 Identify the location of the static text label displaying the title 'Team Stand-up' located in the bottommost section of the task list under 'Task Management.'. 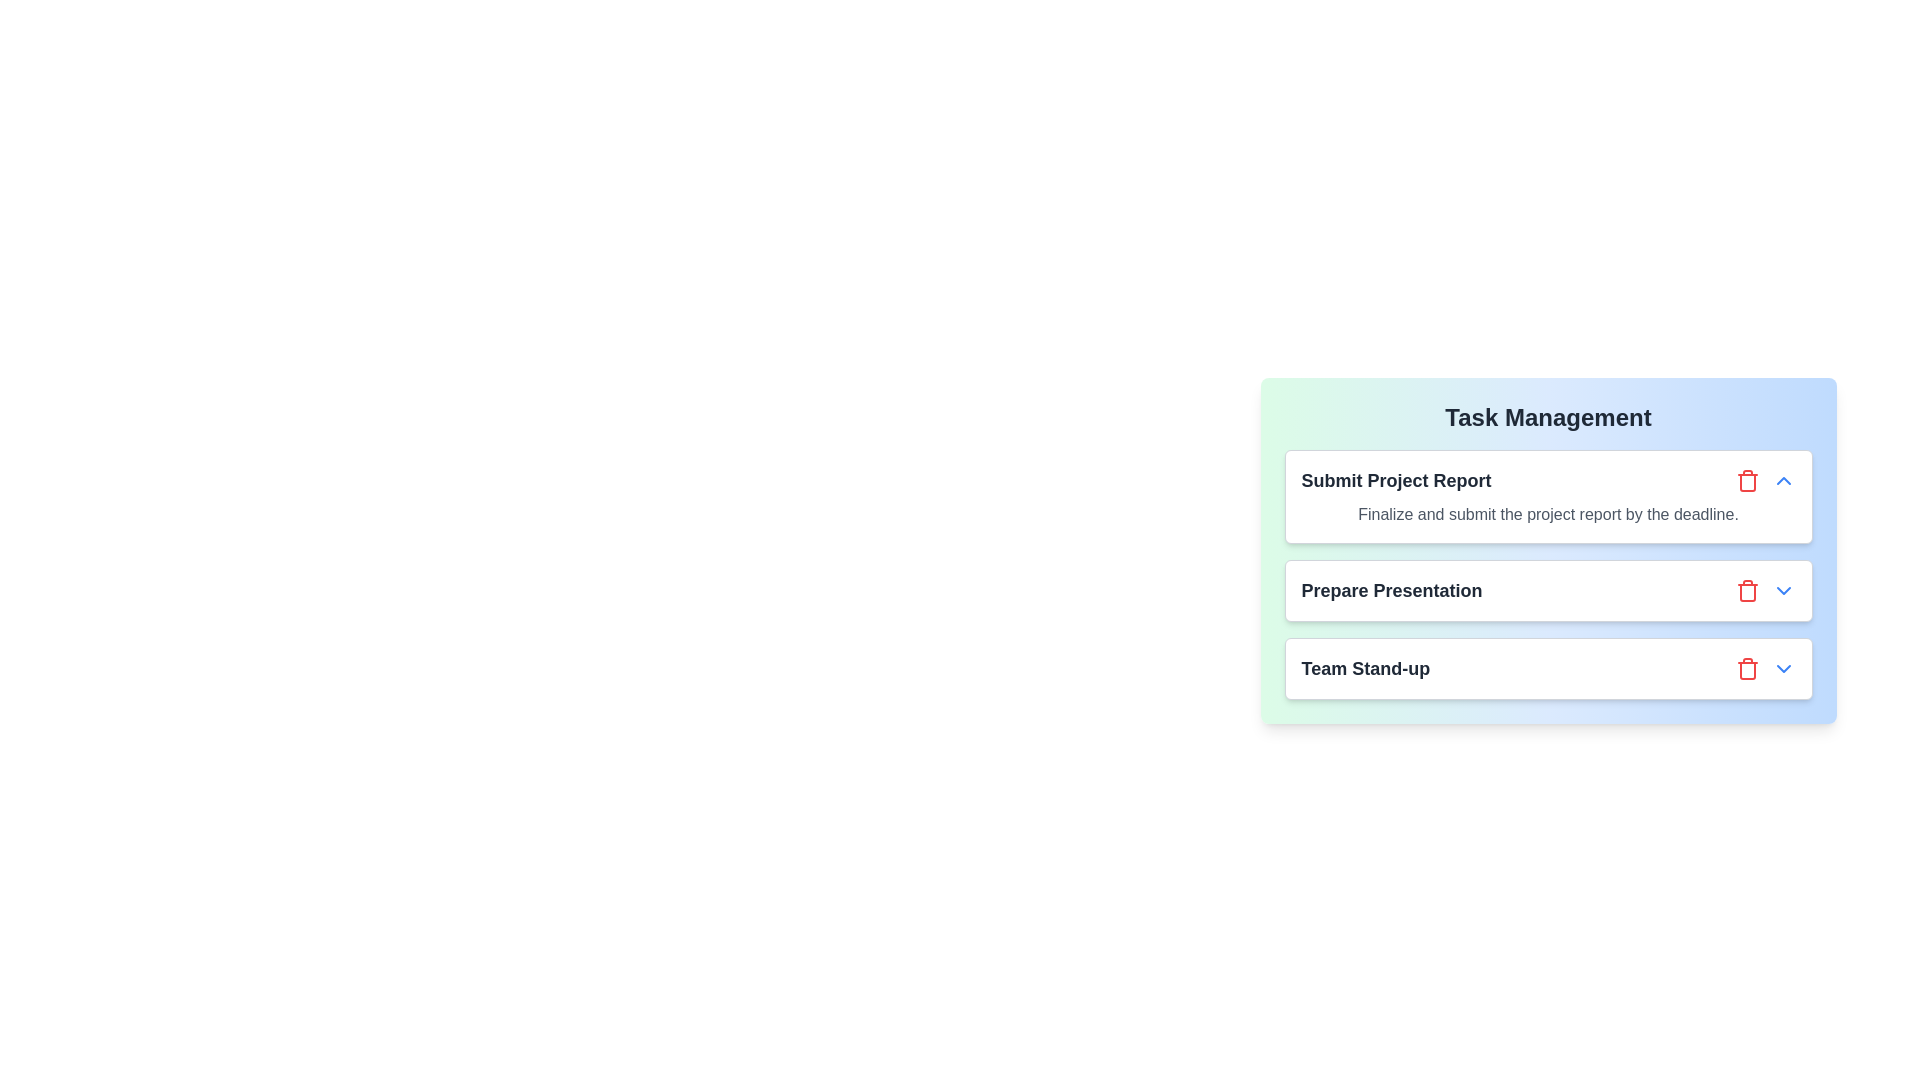
(1364, 668).